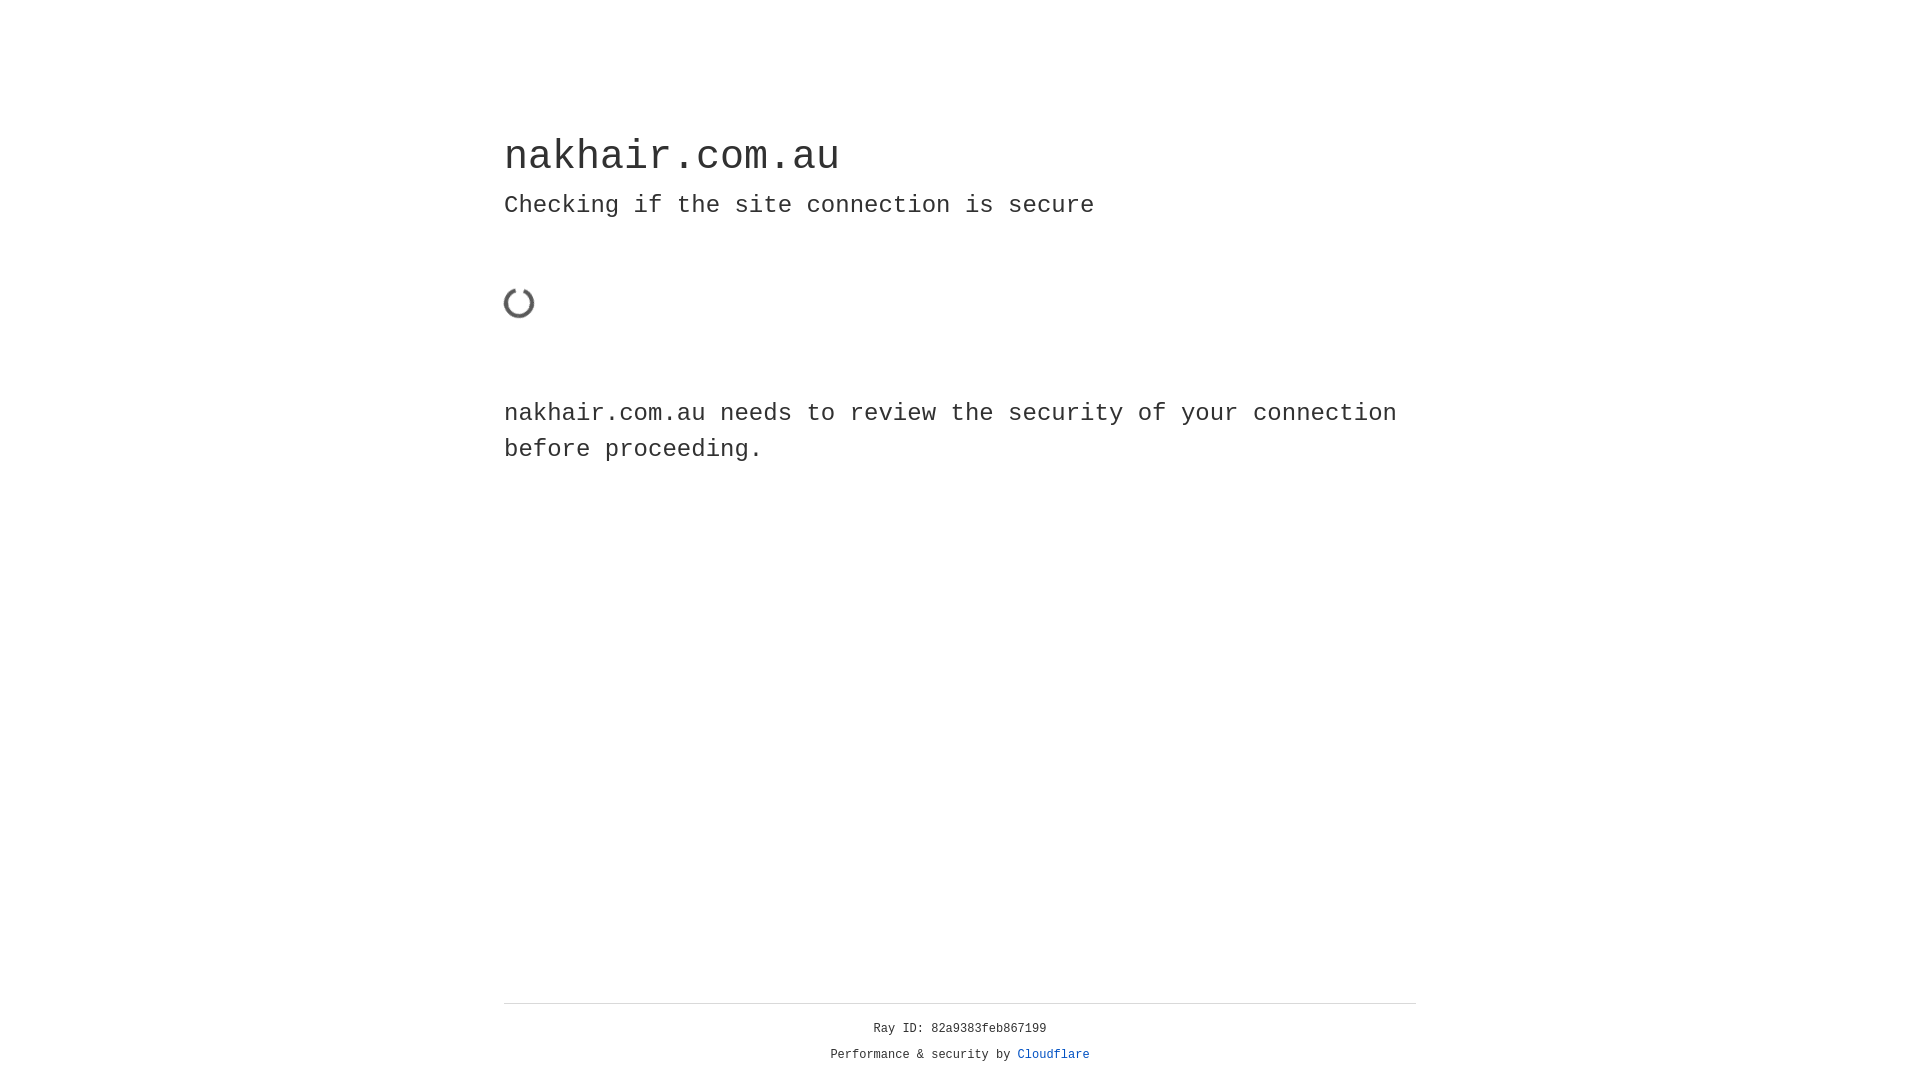  What do you see at coordinates (1053, 1054) in the screenshot?
I see `'Cloudflare'` at bounding box center [1053, 1054].